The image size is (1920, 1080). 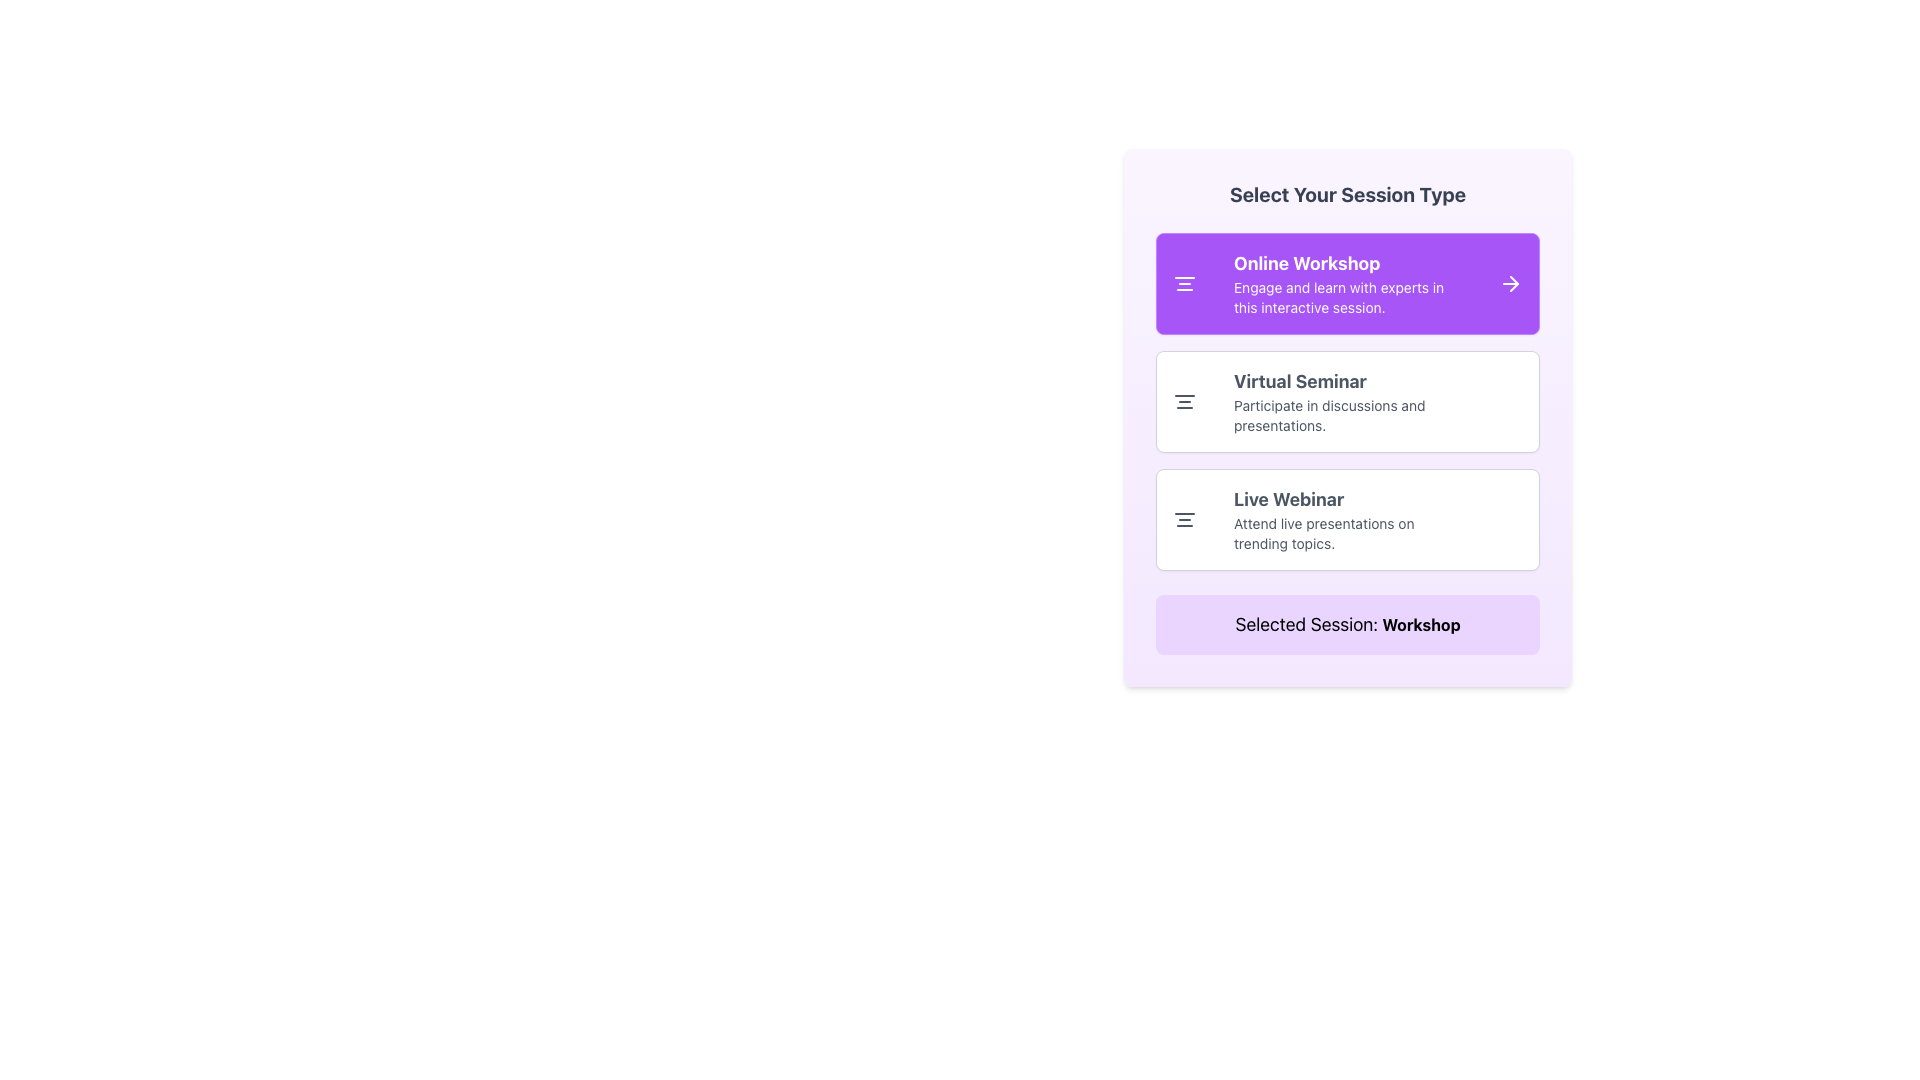 I want to click on the 'Online Workshop' text block, so click(x=1348, y=284).